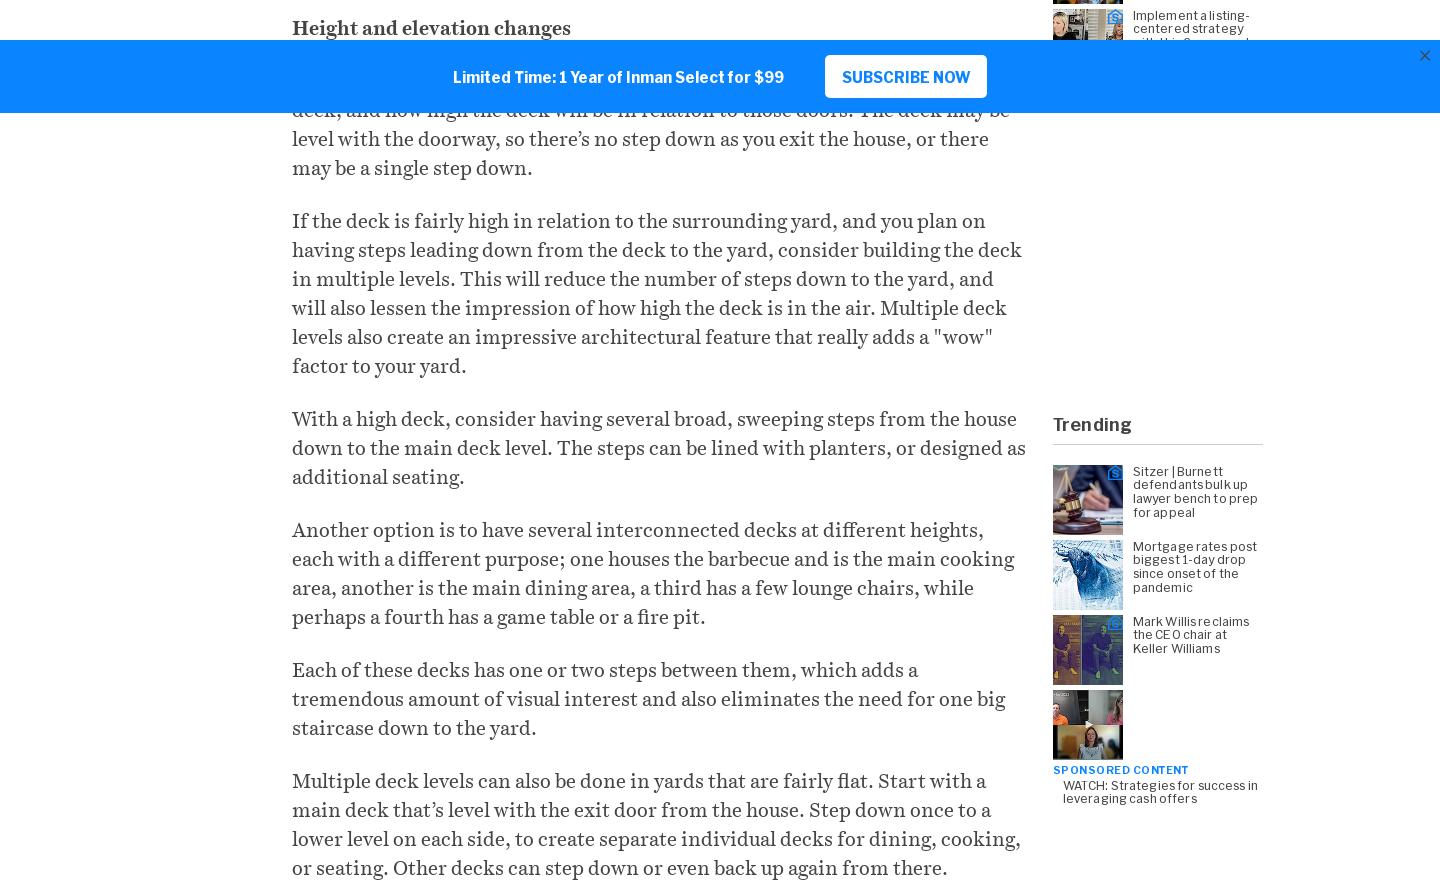 The width and height of the screenshot is (1440, 887). I want to click on 'Multiple deck levels can also be done in yards that are fairly flat. Start with a main deck that’s level with the exit door from the house. Step down once to a lower level on each side, to create separate individual decks for dining, cooking, or seating. Other decks can step down or even back up again from there.', so click(655, 824).